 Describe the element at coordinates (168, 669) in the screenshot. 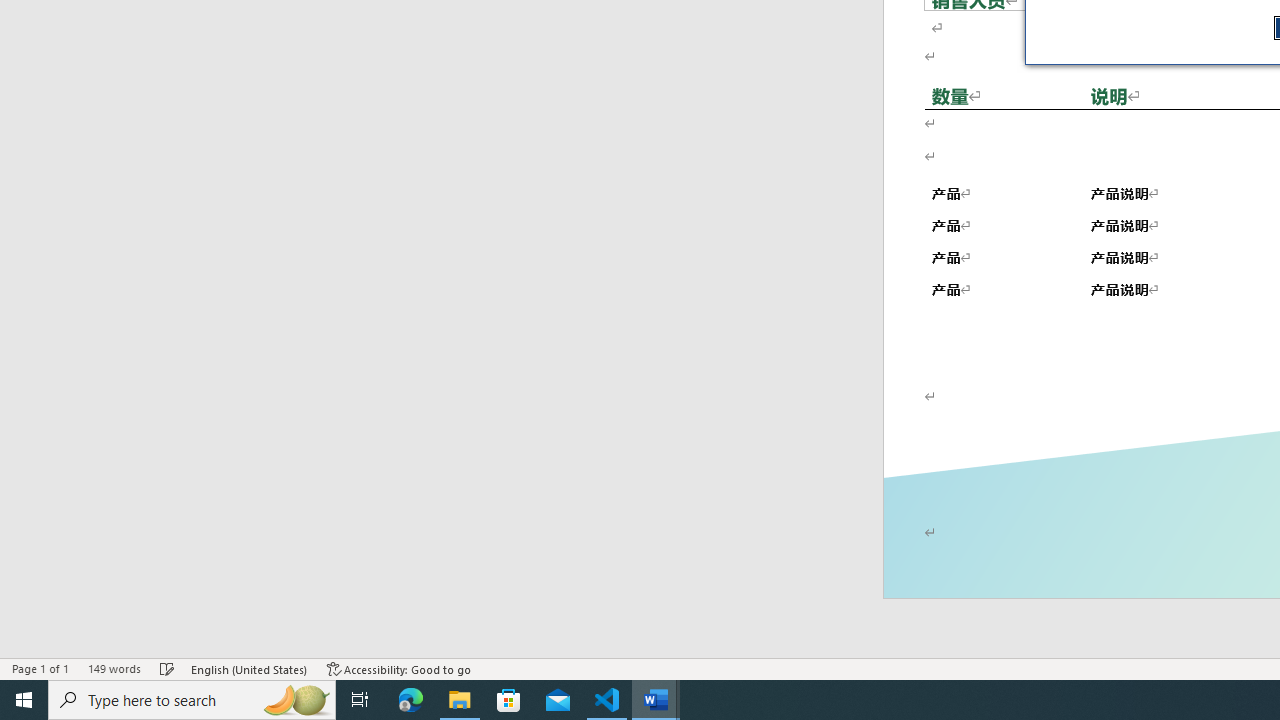

I see `'Spelling and Grammar Check Checking'` at that location.